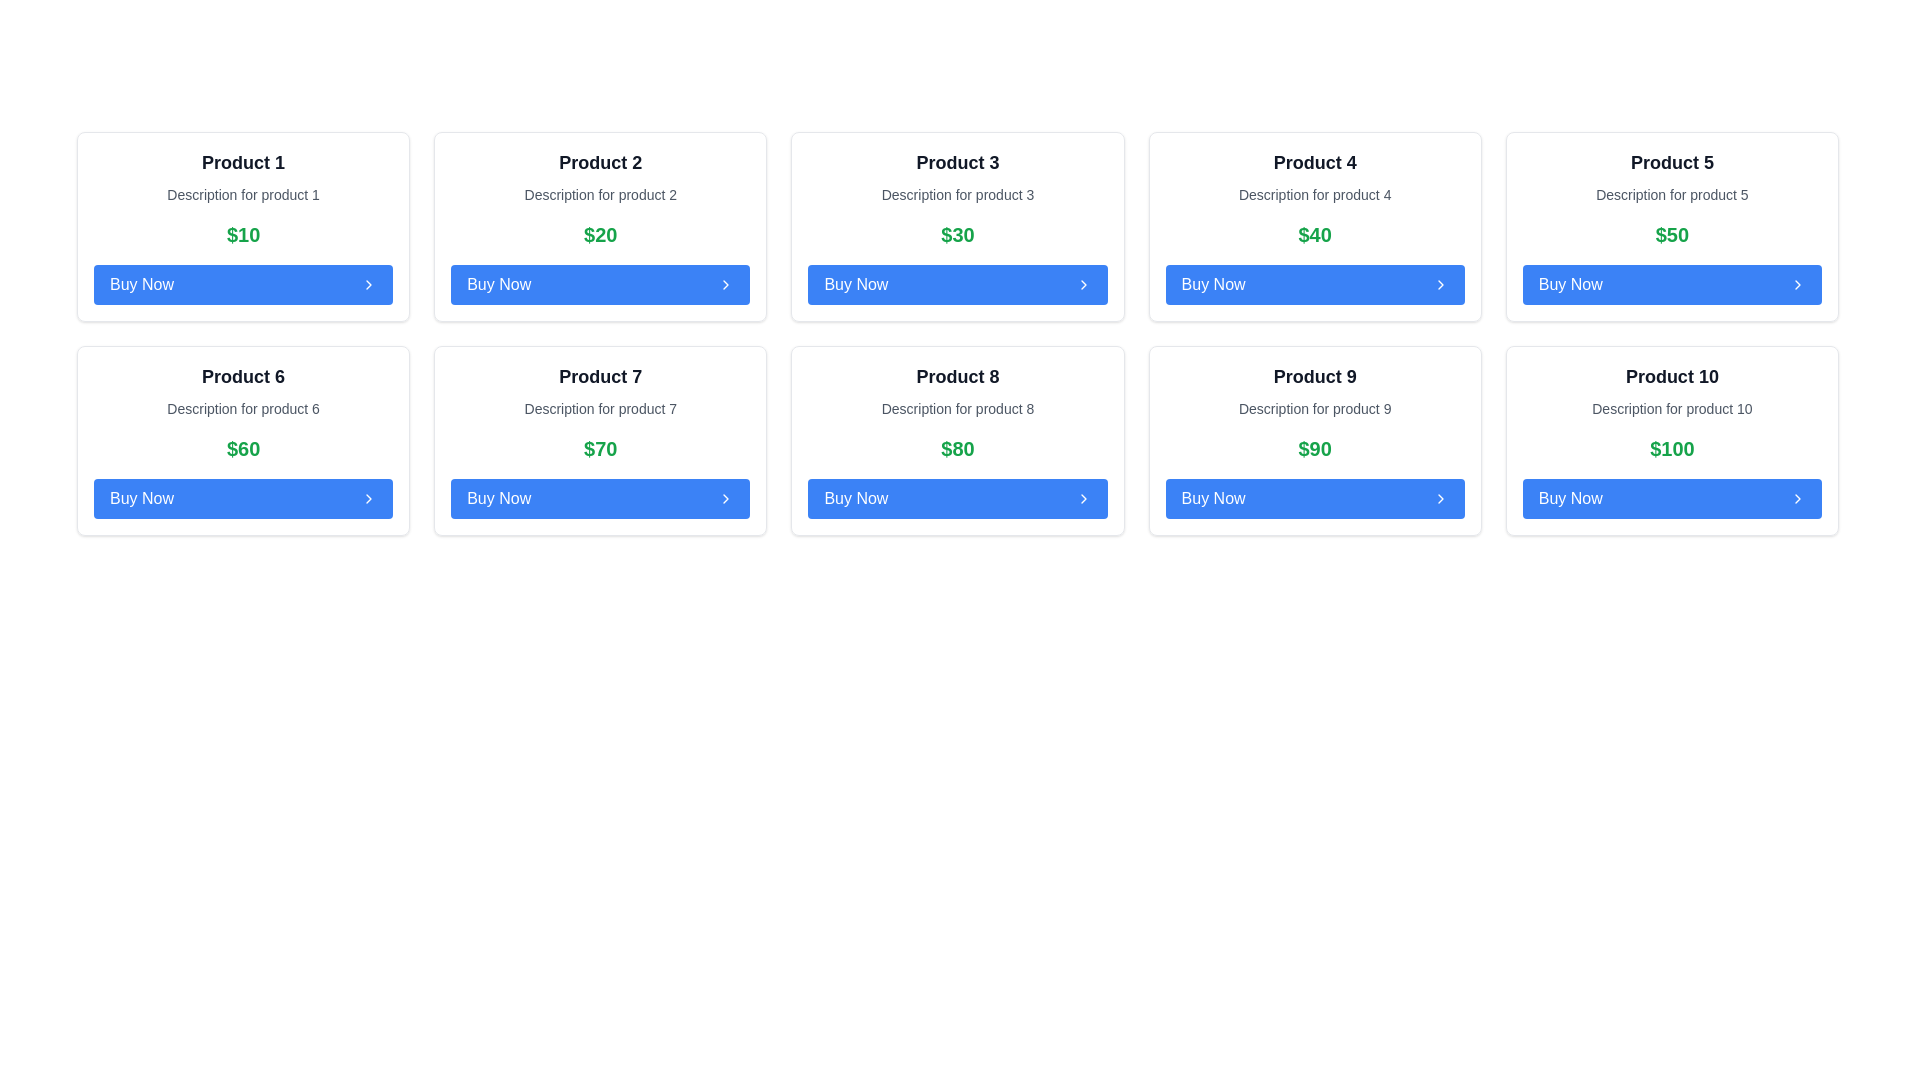  I want to click on the button designed to initiate the purchase process for 'Product 4' to change its appearance, so click(1315, 285).